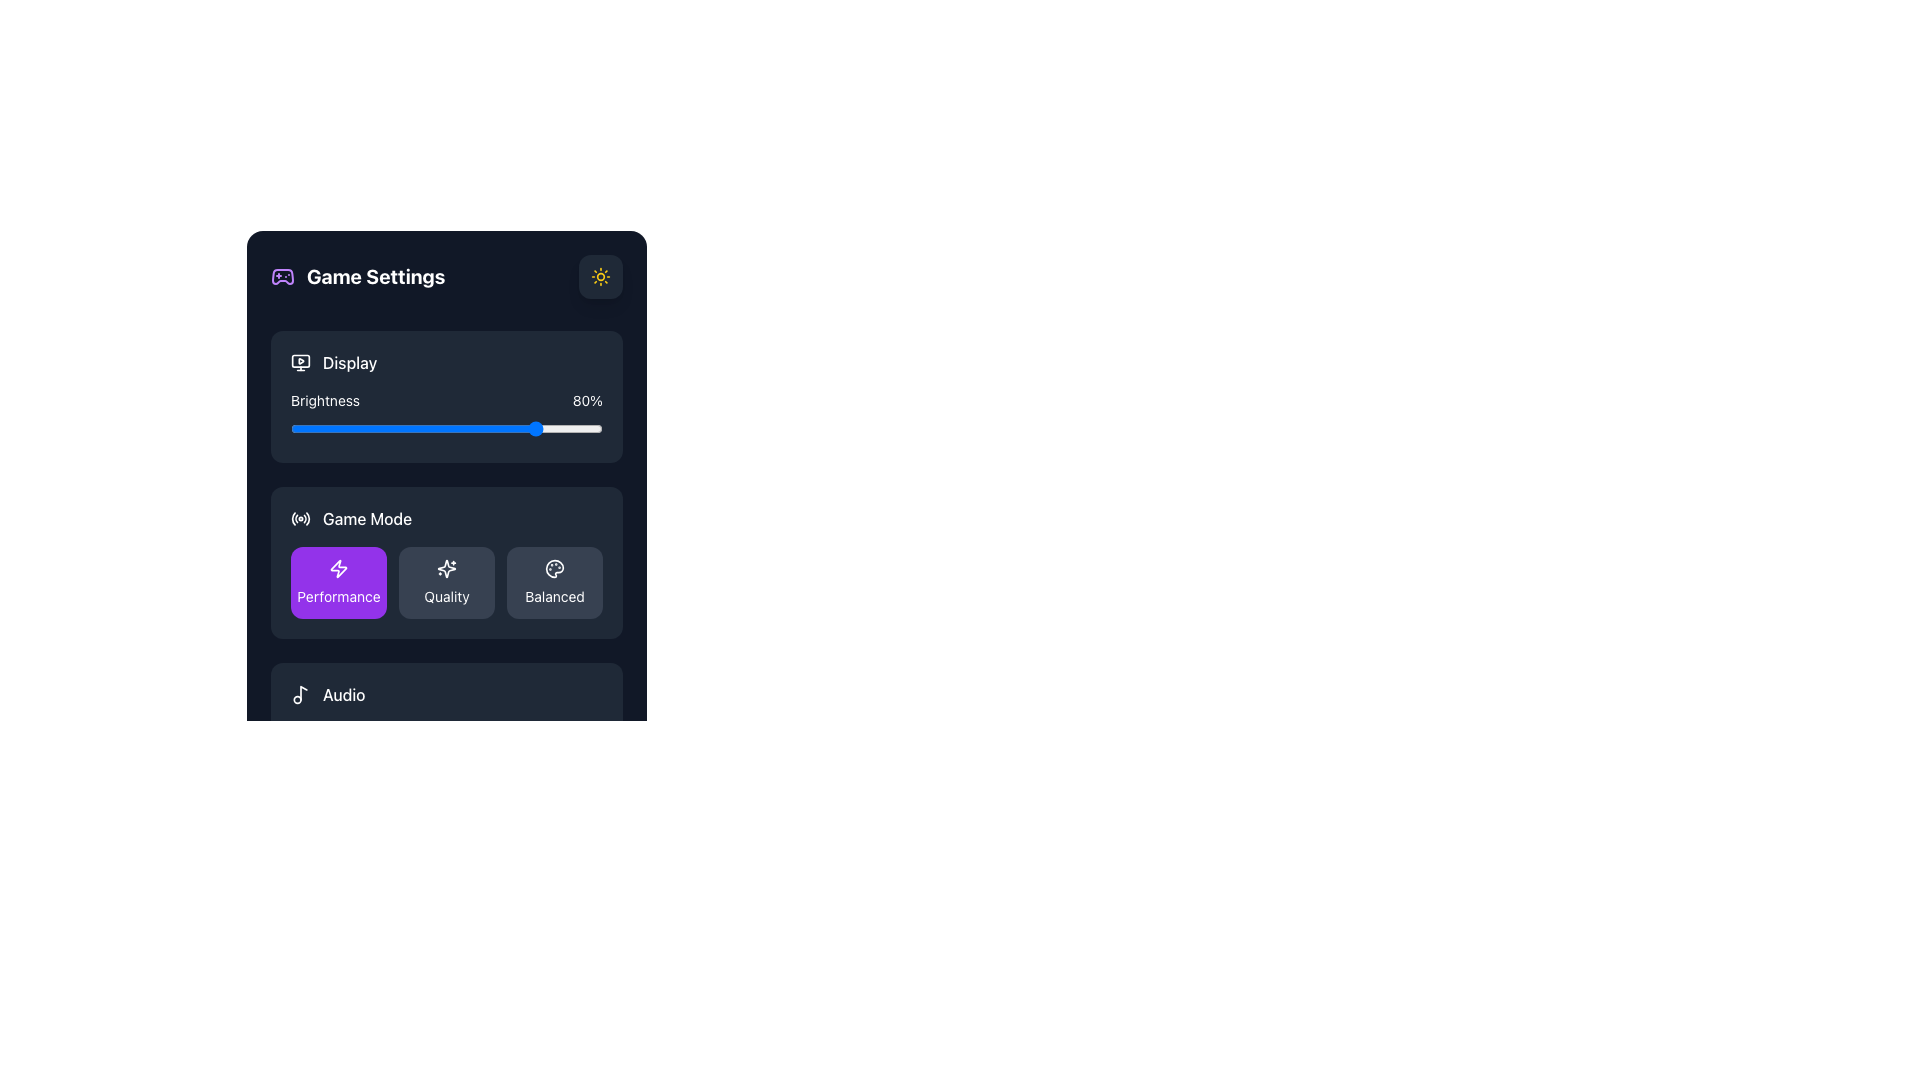  What do you see at coordinates (528, 427) in the screenshot?
I see `brightness` at bounding box center [528, 427].